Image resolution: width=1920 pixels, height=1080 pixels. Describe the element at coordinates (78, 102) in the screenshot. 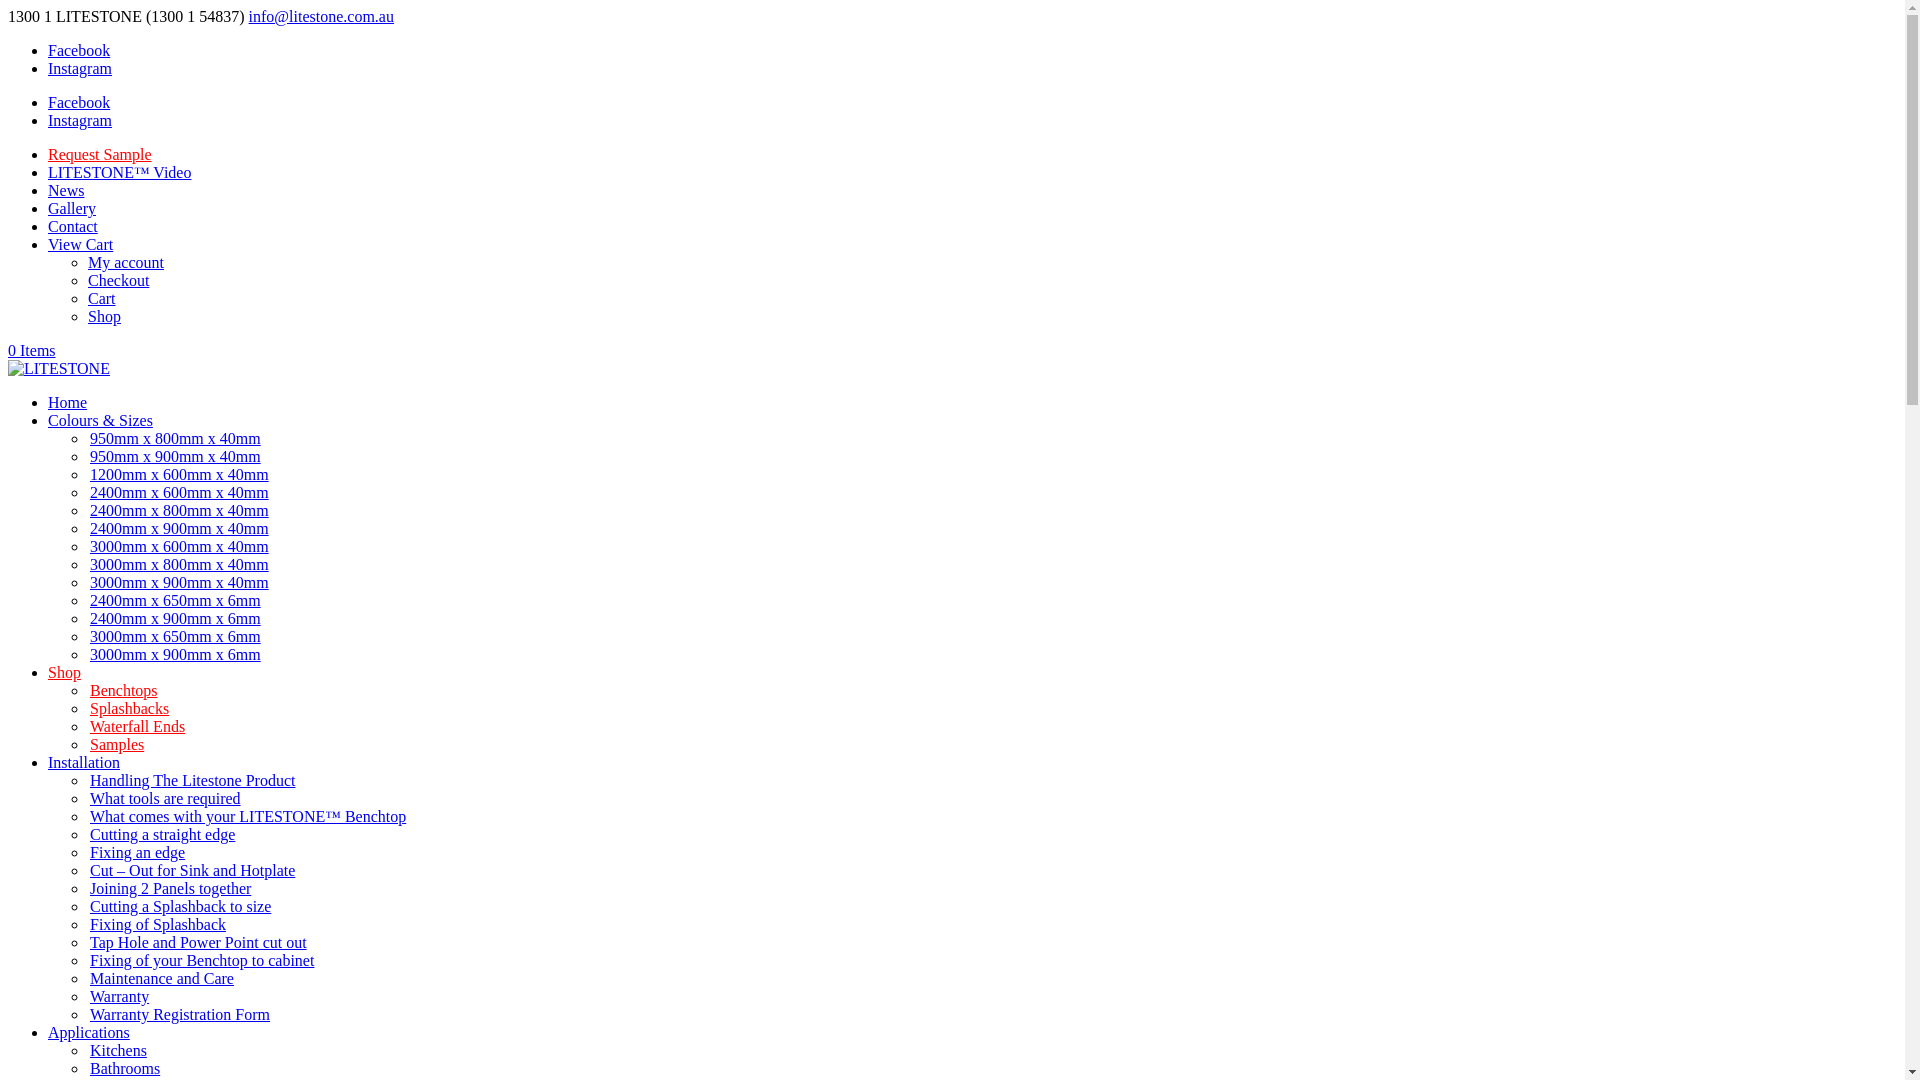

I see `'Facebook'` at that location.